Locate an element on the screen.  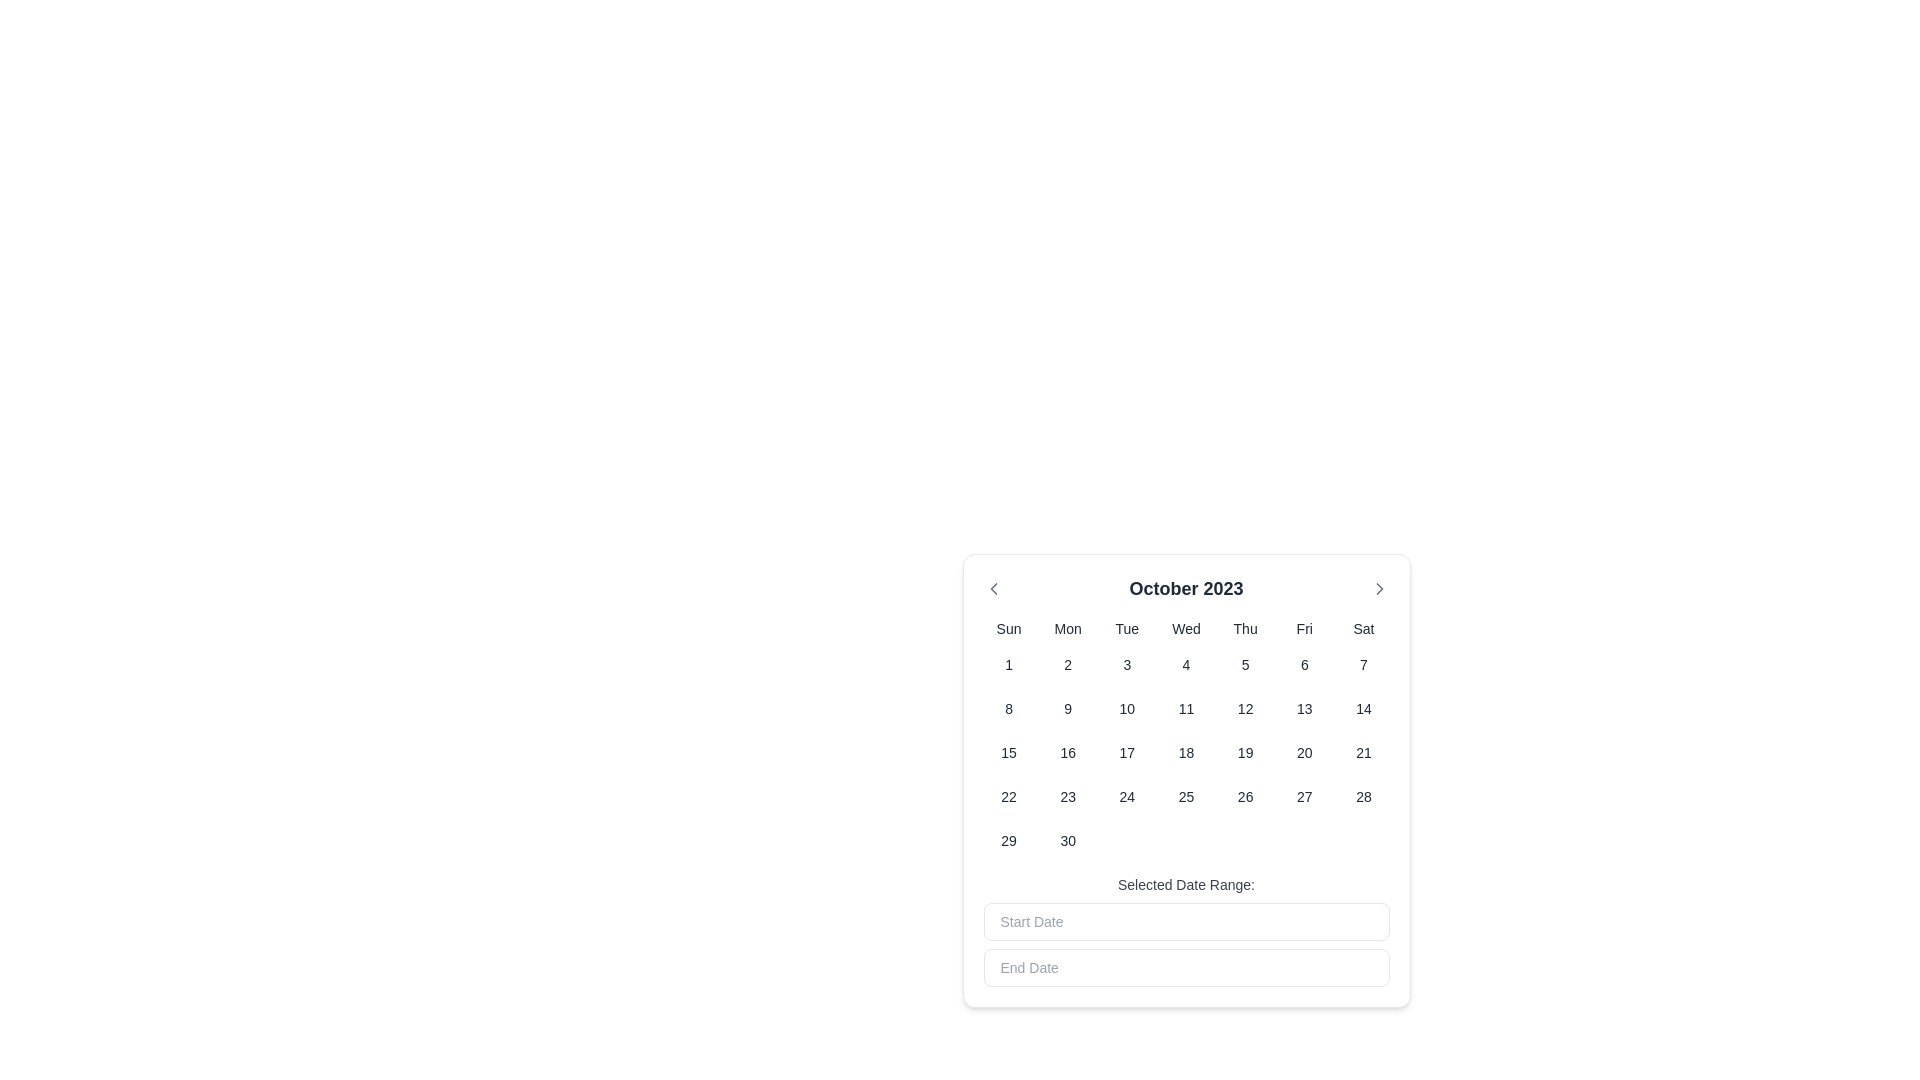
the small, rounded rectangle button displaying the number '21' is located at coordinates (1362, 752).